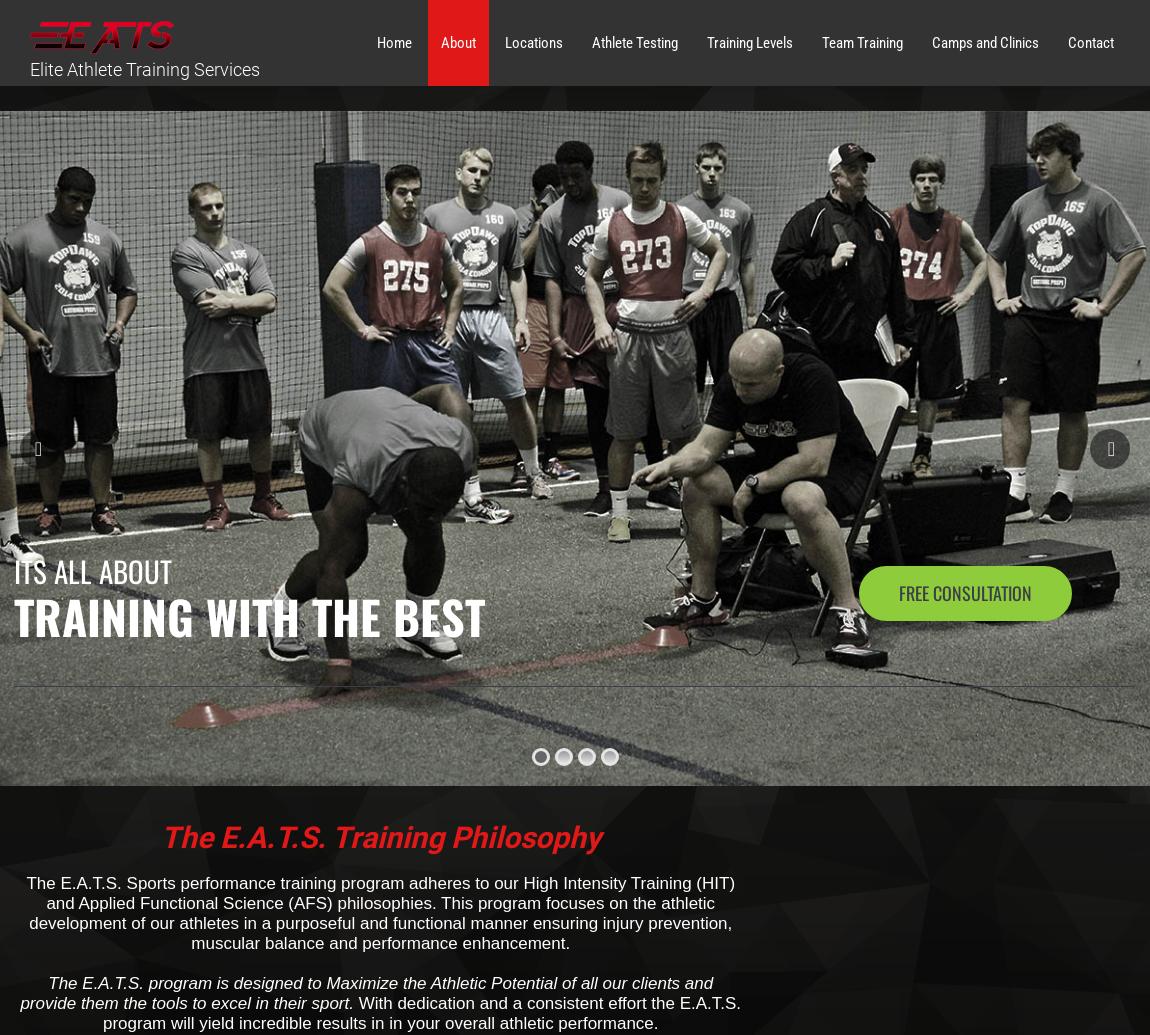  What do you see at coordinates (838, 516) in the screenshot?
I see `'Meta'` at bounding box center [838, 516].